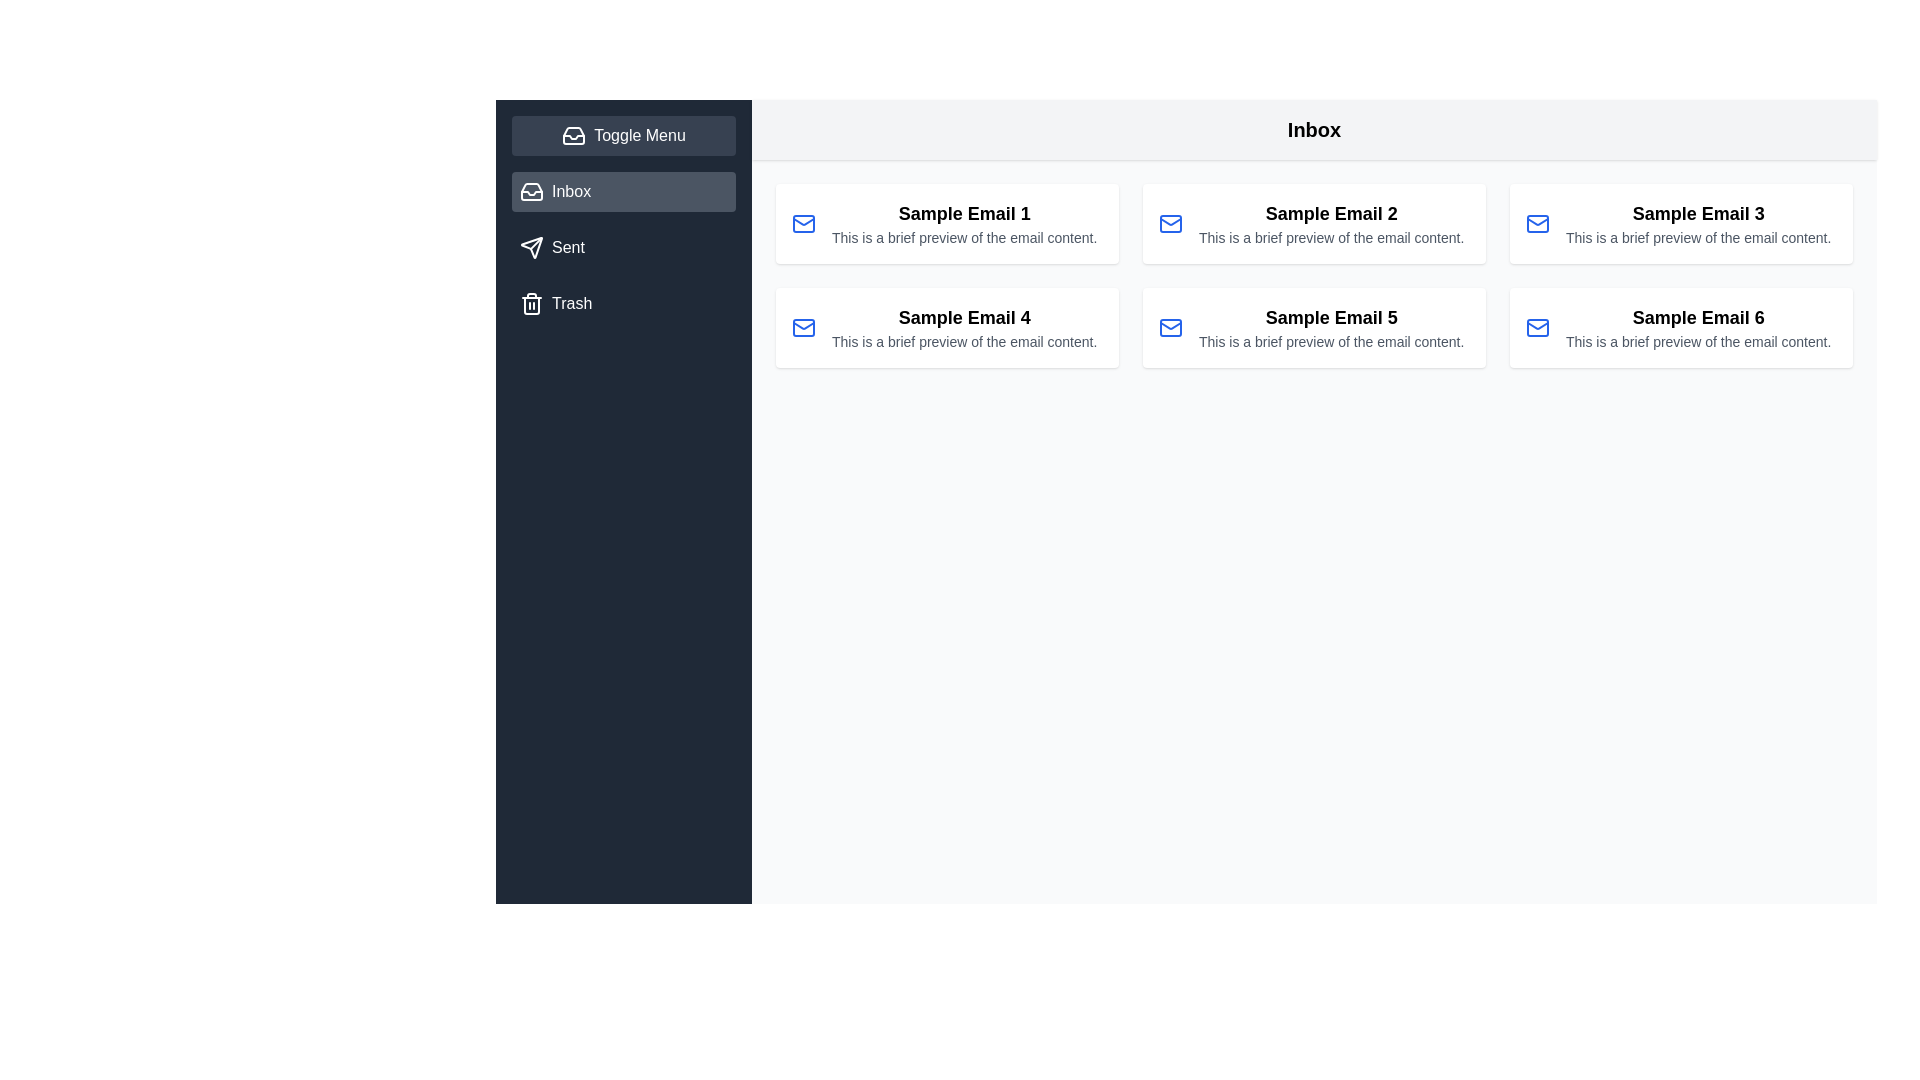  I want to click on the mail icon representing 'Sample Email 3' located in the top row and third column of the inbox grid, so click(1536, 223).